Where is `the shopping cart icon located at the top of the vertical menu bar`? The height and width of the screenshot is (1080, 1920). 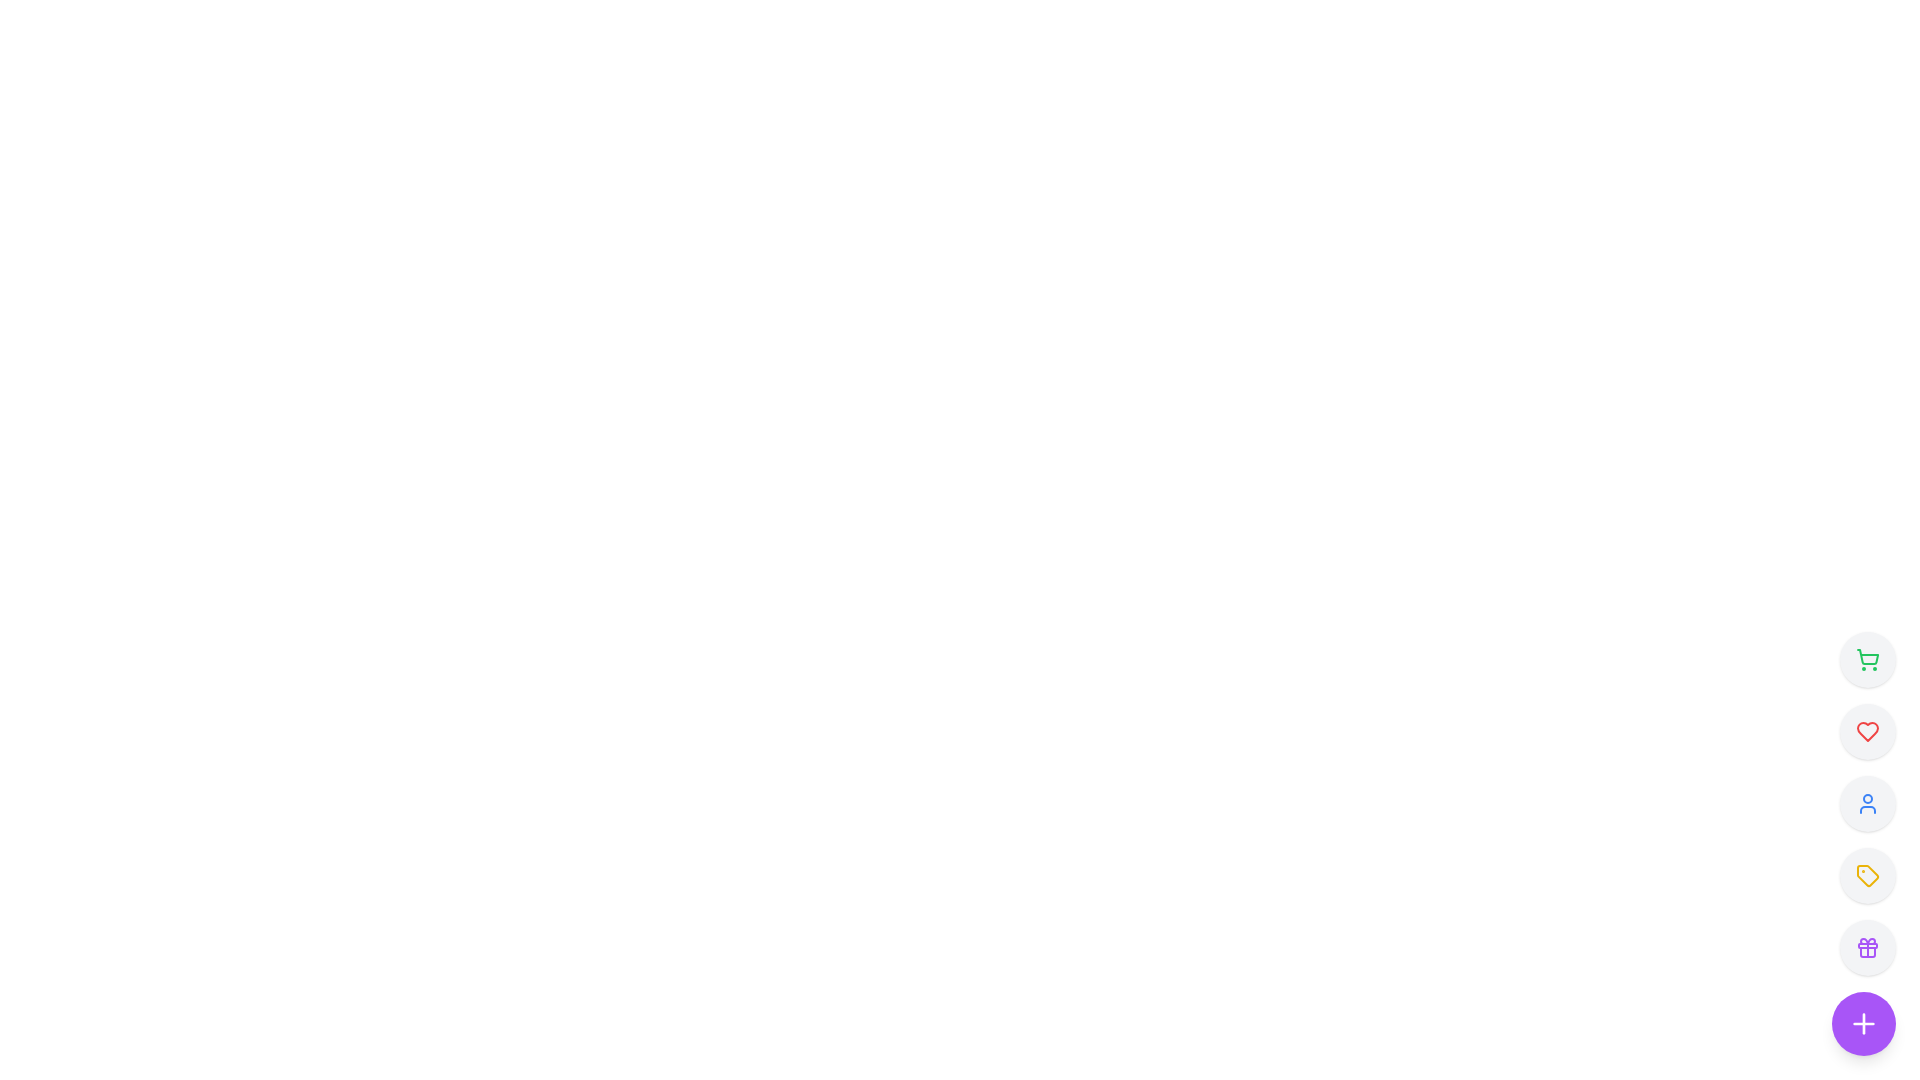
the shopping cart icon located at the top of the vertical menu bar is located at coordinates (1866, 659).